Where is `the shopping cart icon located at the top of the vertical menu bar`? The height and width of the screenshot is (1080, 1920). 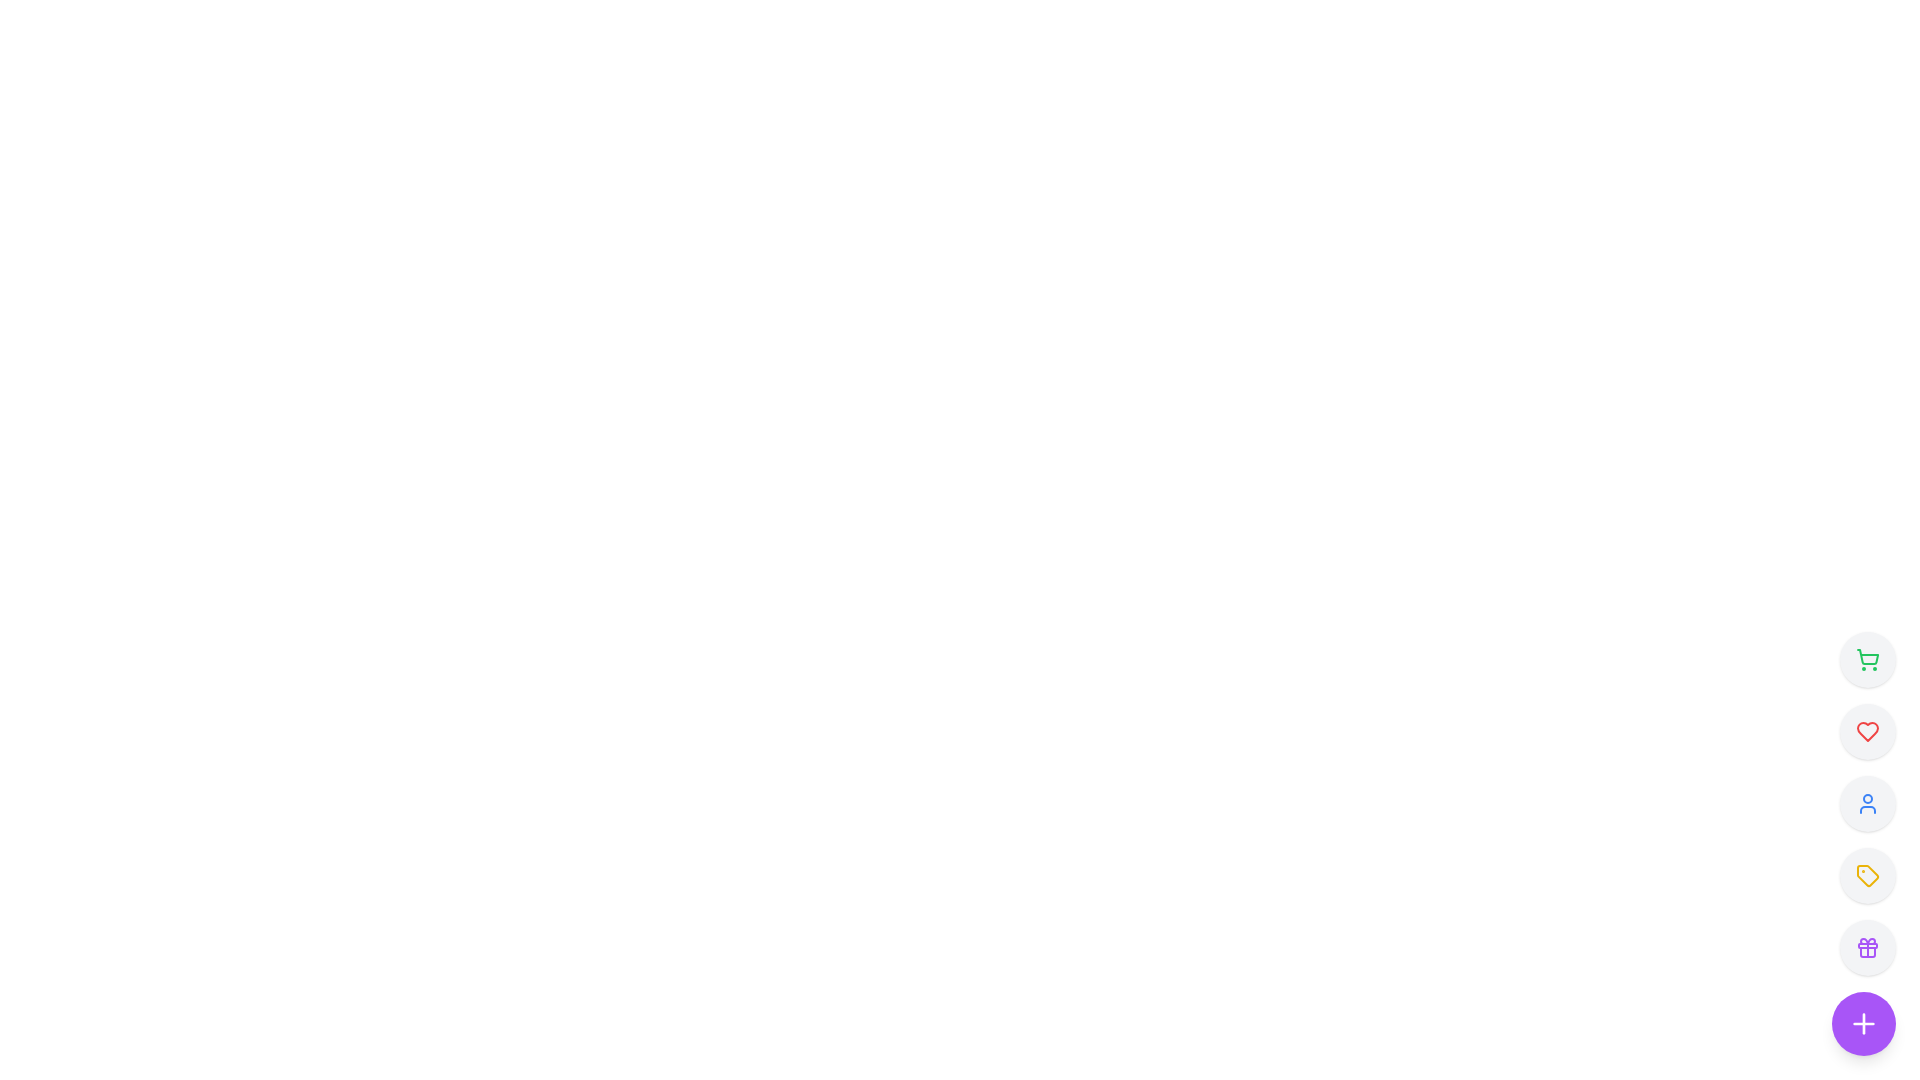
the shopping cart icon located at the top of the vertical menu bar is located at coordinates (1866, 659).